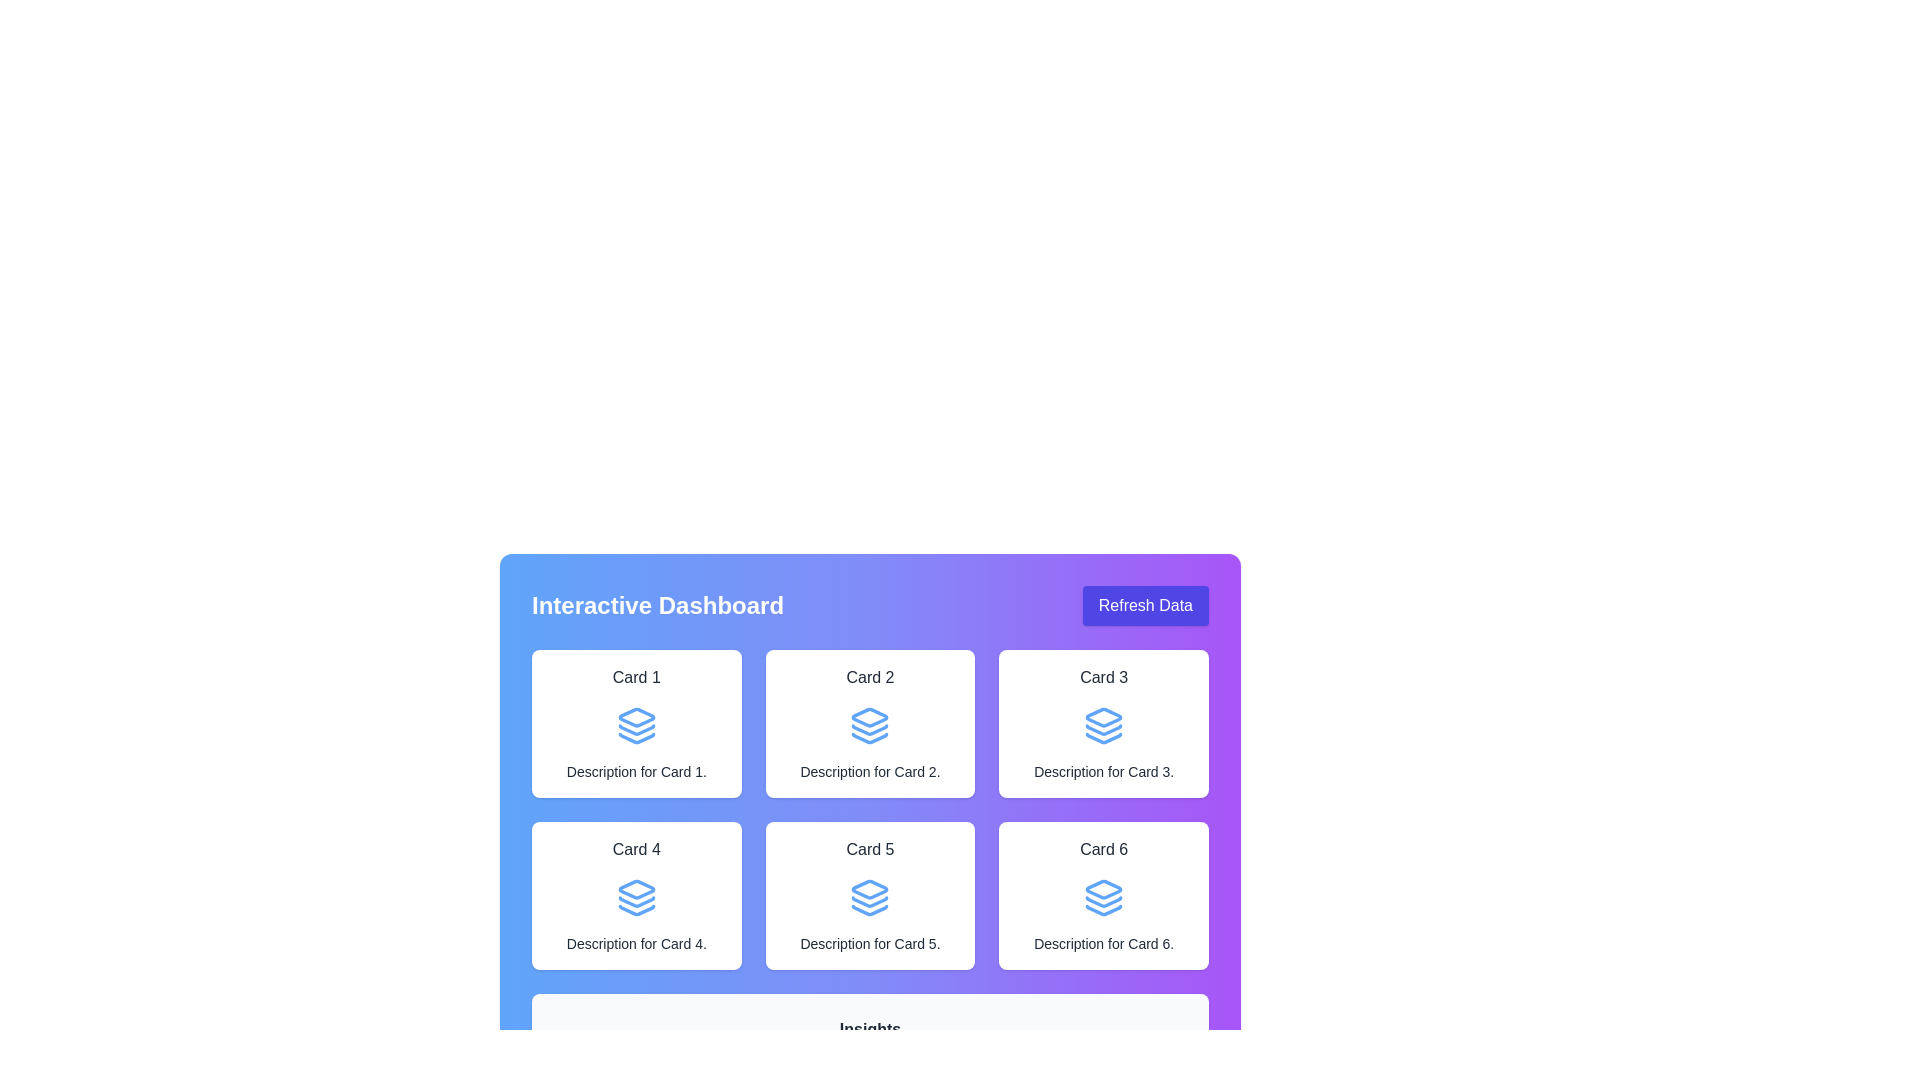  Describe the element at coordinates (1103, 894) in the screenshot. I see `details of the Card component labeled 'Card 6' located in the bottom-right corner of the grid` at that location.